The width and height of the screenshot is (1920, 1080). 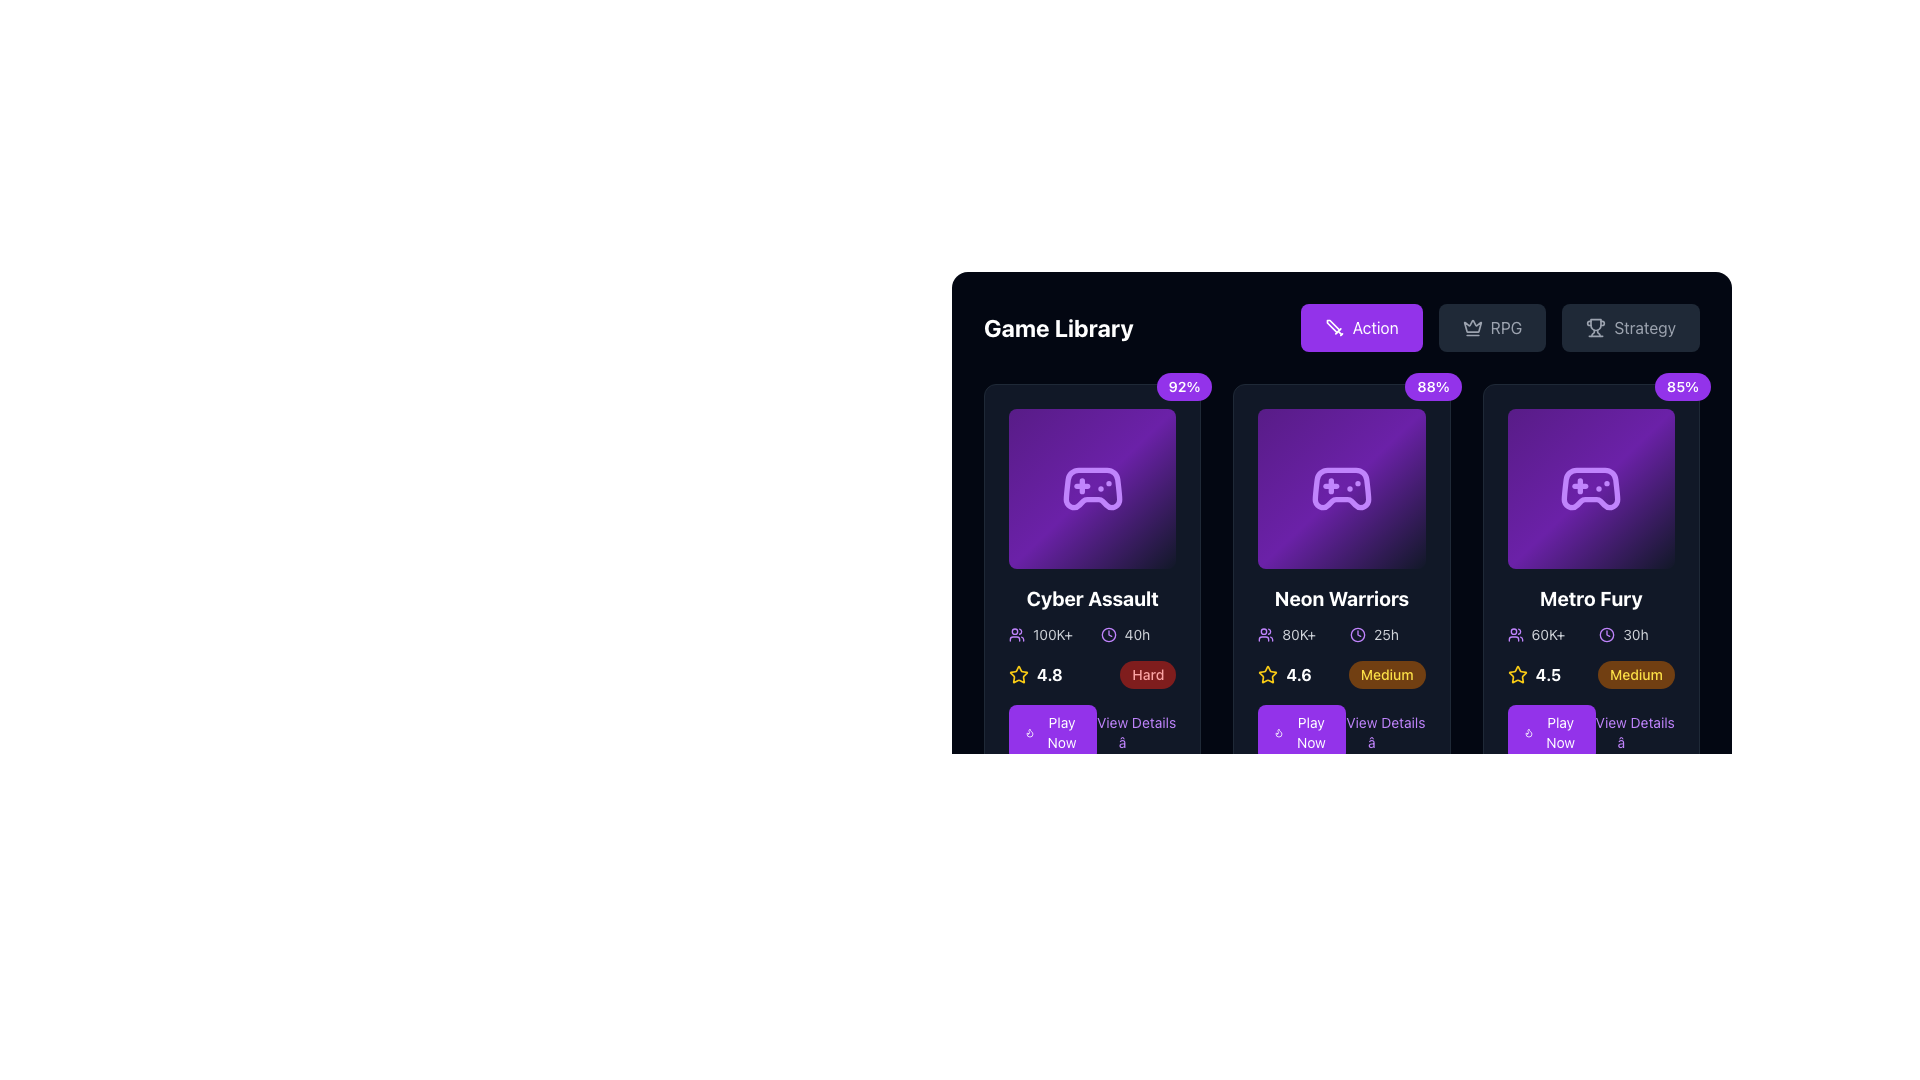 What do you see at coordinates (1018, 675) in the screenshot?
I see `the star icon outlined in yellow, part of the 'Cyber Assault' card, located to the left of the '4.8' rating text` at bounding box center [1018, 675].